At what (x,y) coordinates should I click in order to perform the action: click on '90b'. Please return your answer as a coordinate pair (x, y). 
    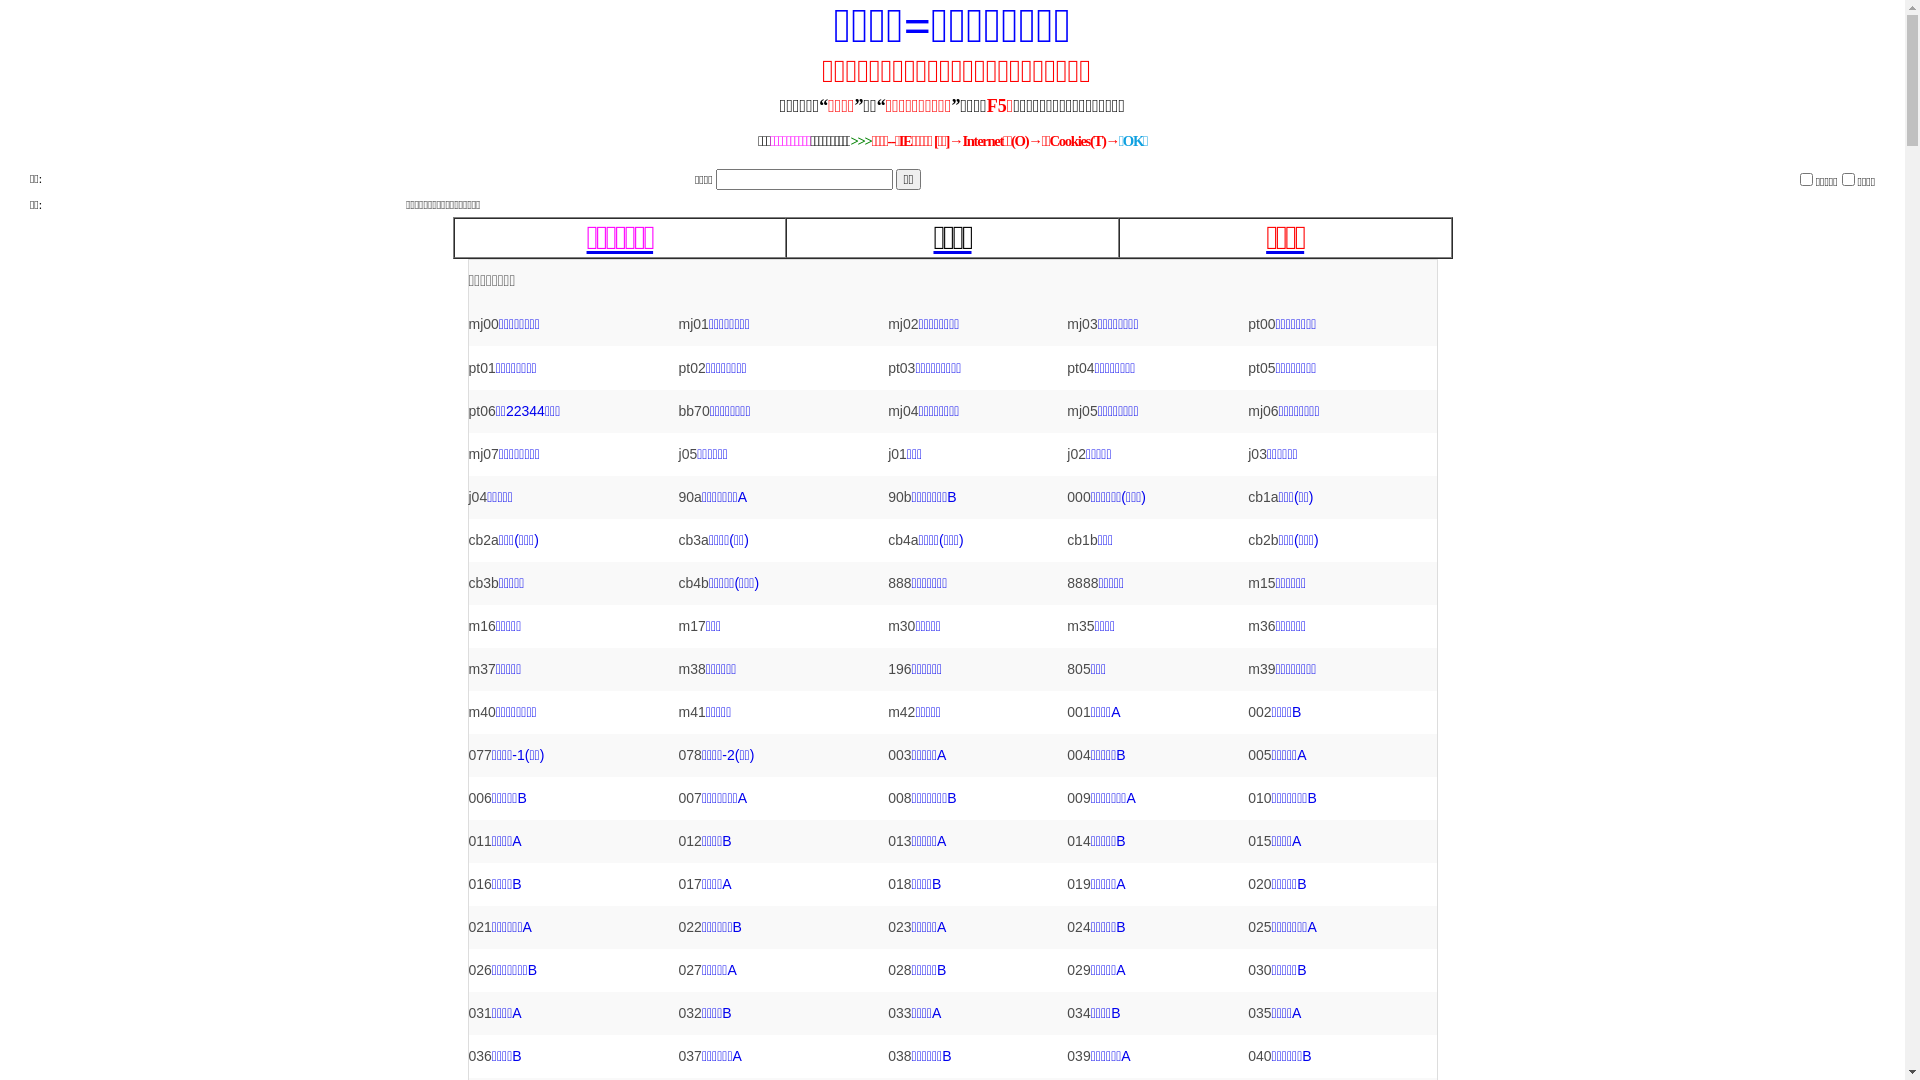
    Looking at the image, I should click on (898, 496).